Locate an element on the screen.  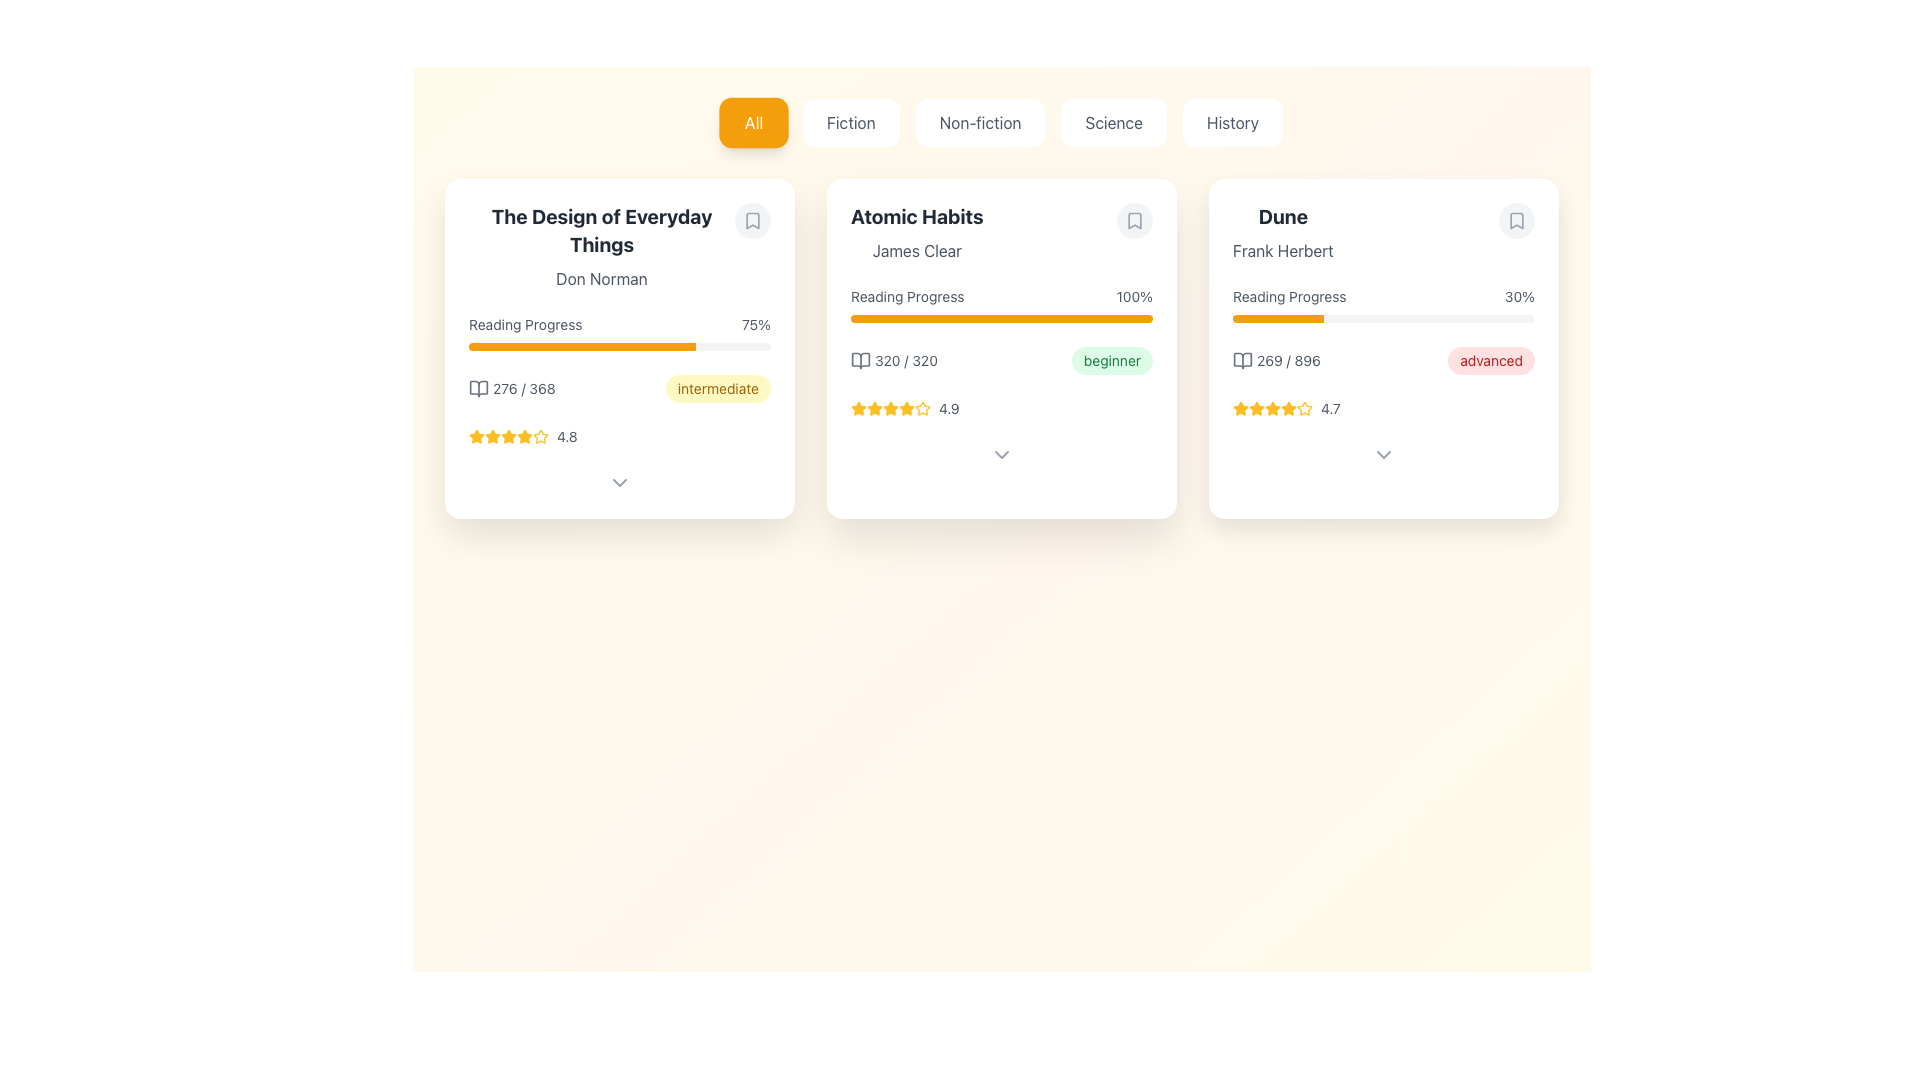
the reading progress bar is located at coordinates (637, 346).